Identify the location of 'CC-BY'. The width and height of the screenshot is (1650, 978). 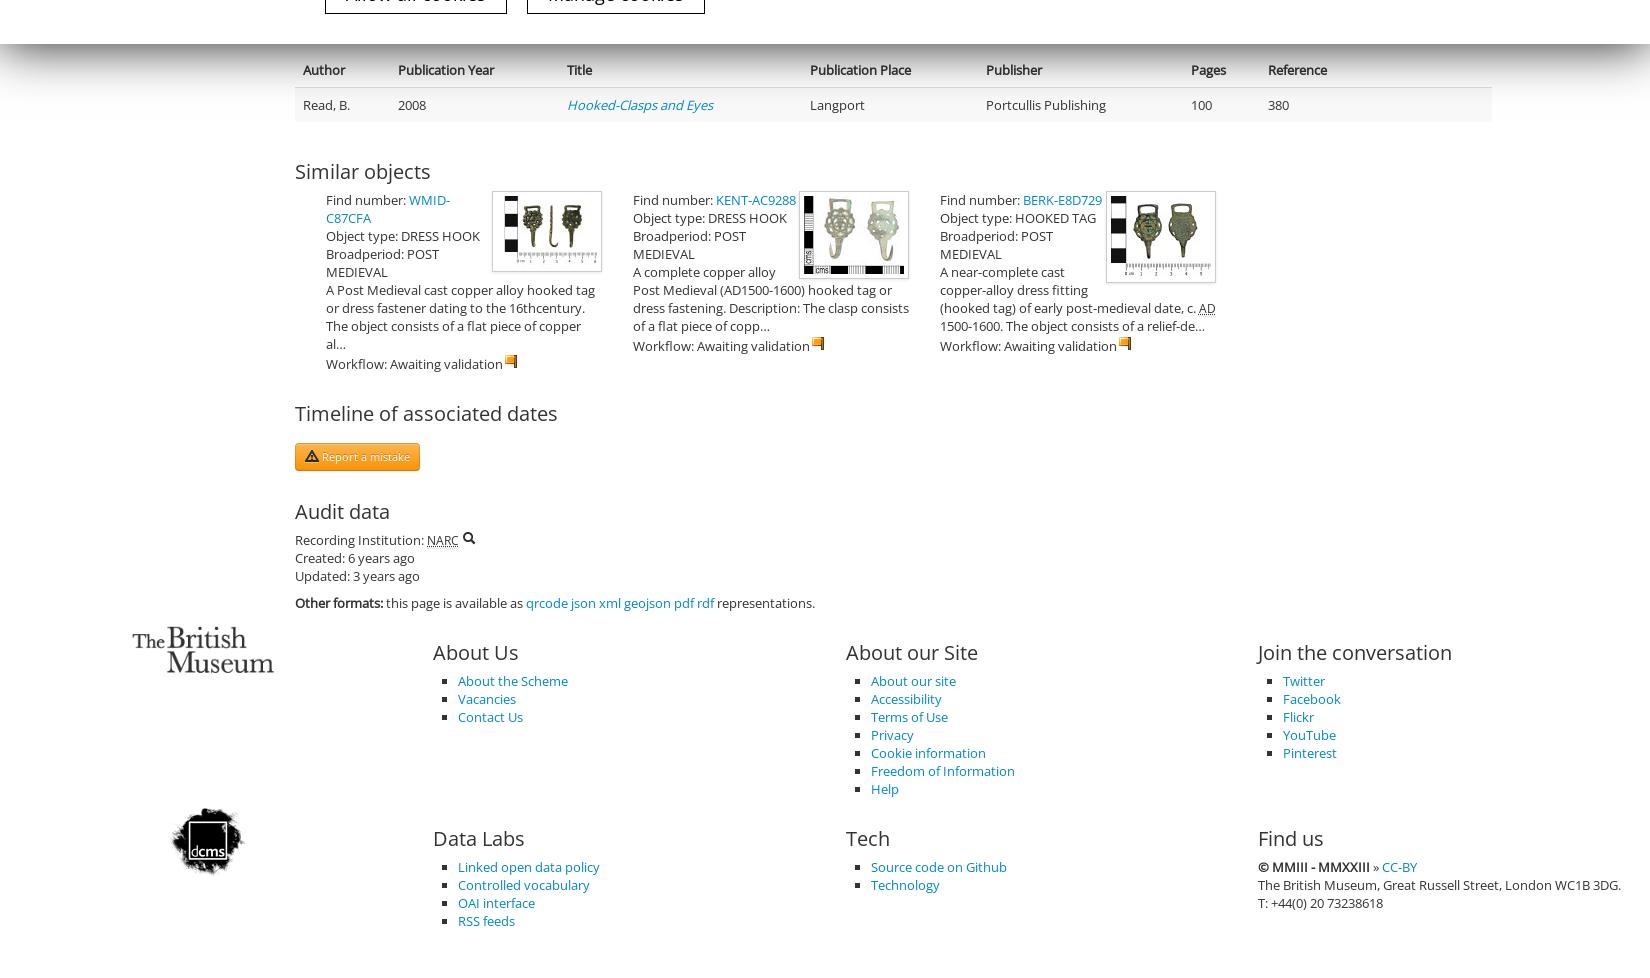
(1398, 865).